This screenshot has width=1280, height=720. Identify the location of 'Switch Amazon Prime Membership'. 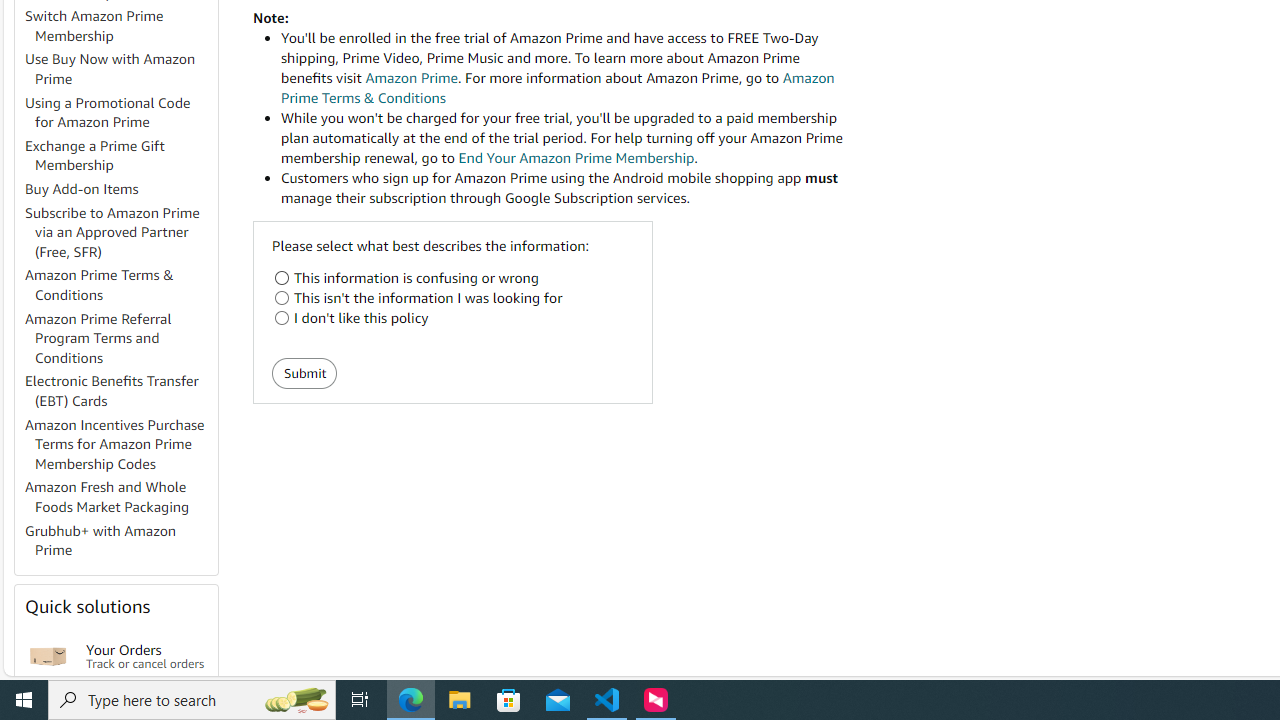
(119, 27).